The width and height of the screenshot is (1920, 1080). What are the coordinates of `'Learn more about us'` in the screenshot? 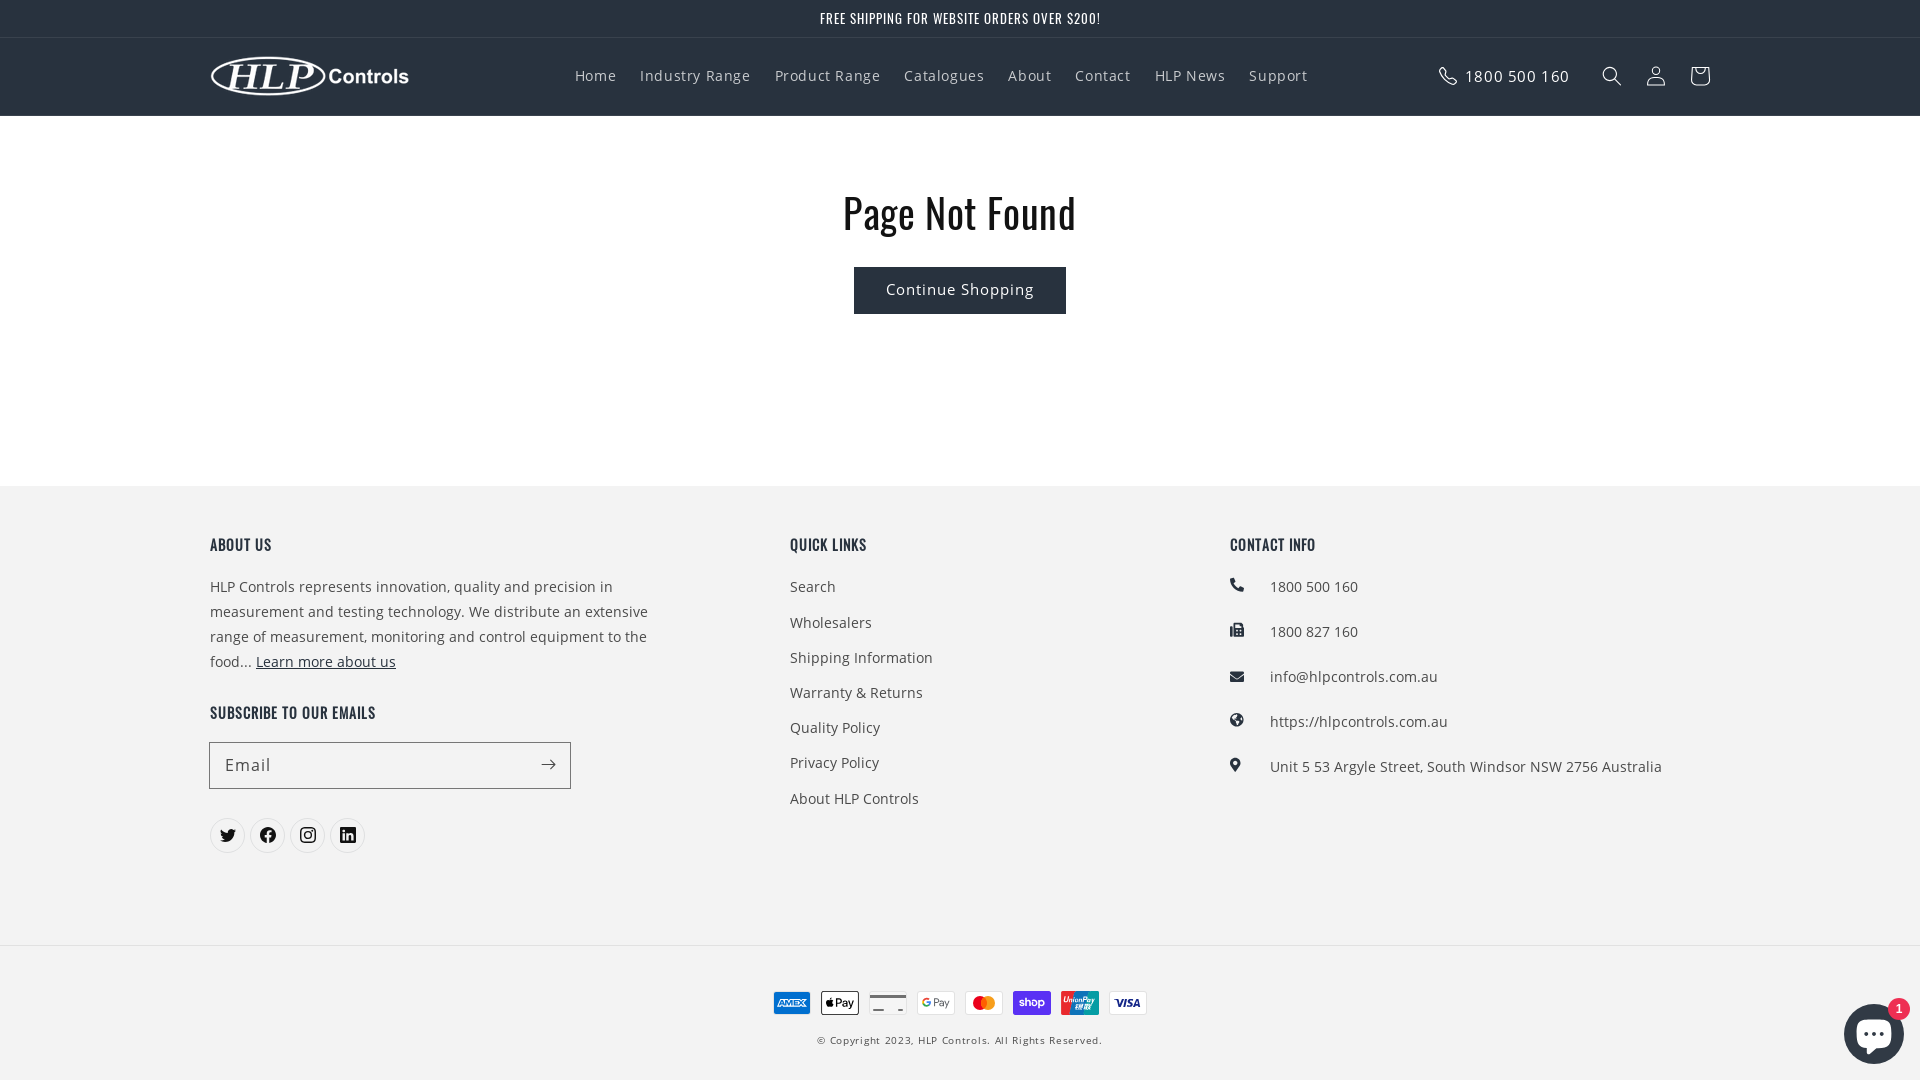 It's located at (326, 661).